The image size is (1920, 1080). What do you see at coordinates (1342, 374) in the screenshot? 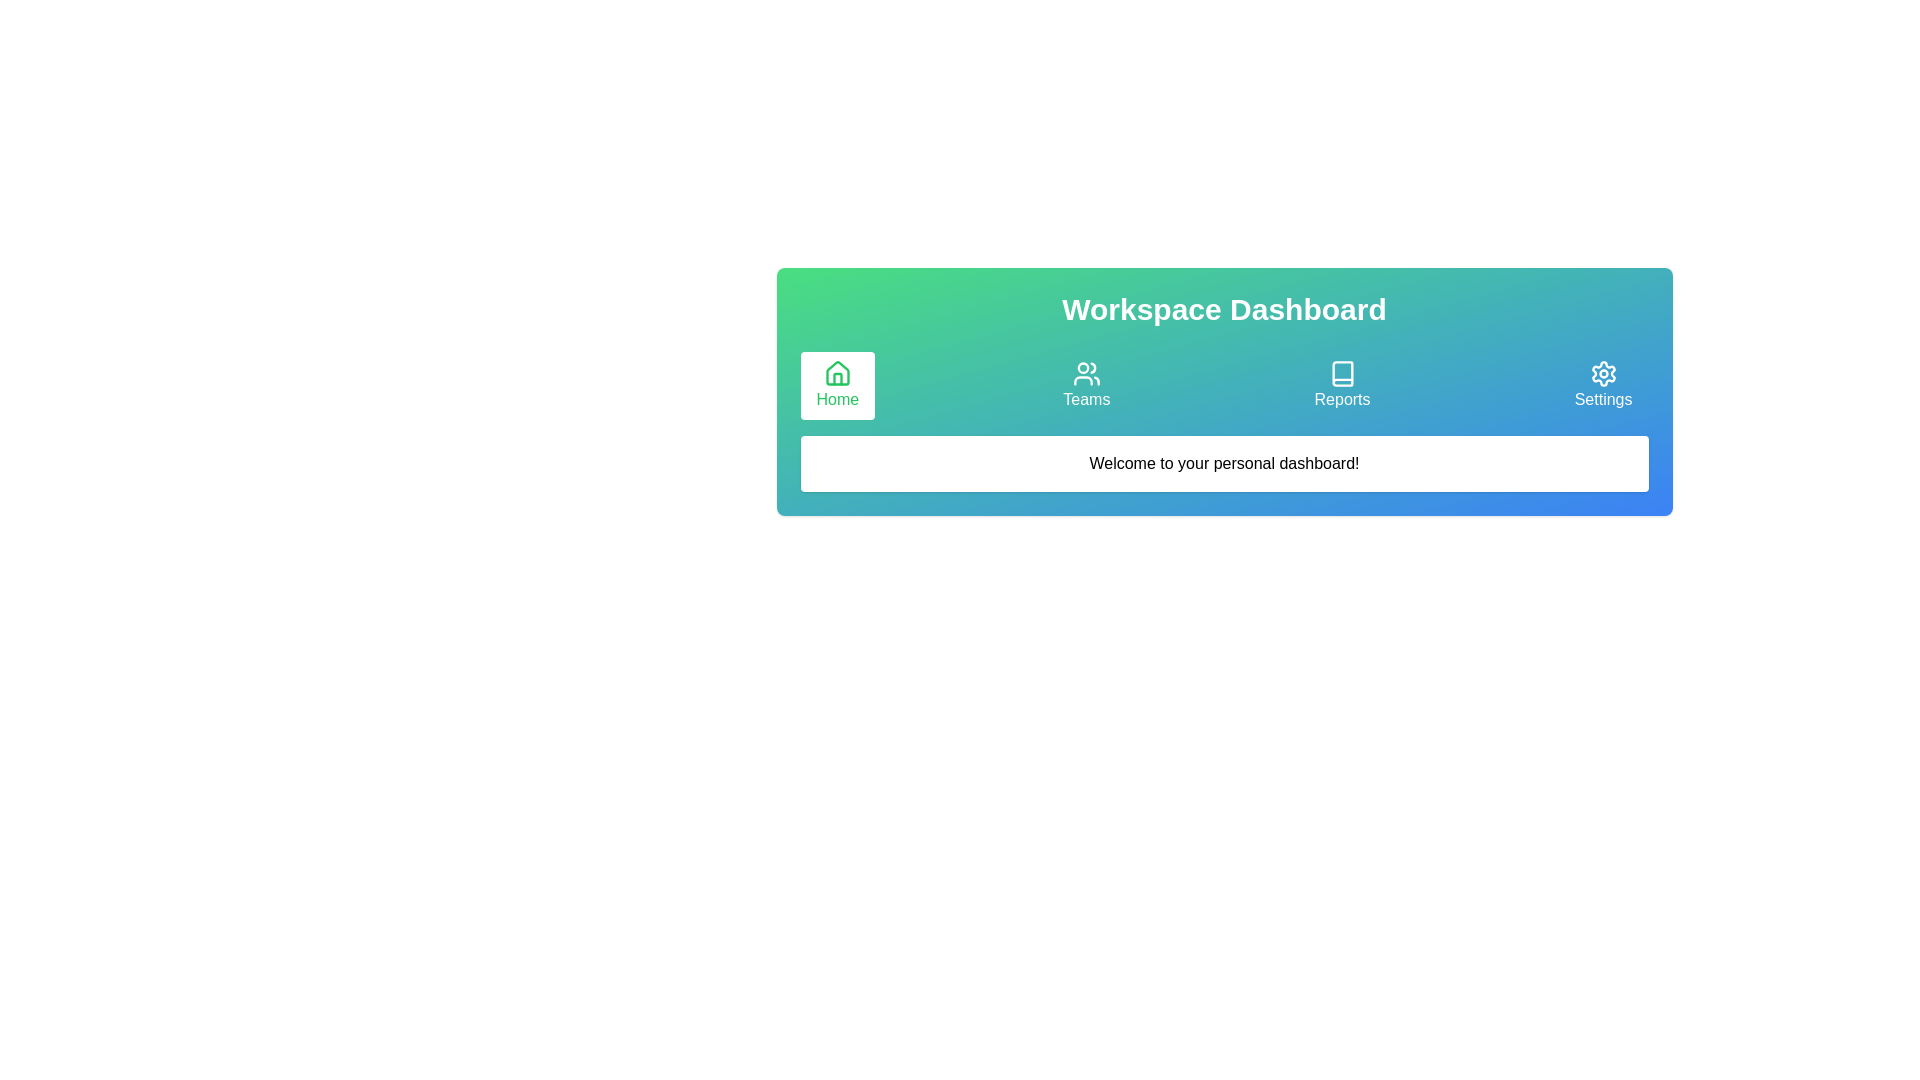
I see `the 'Reports' icon located in the top navigation bar, positioned between the 'Teams' and 'Settings' buttons` at bounding box center [1342, 374].